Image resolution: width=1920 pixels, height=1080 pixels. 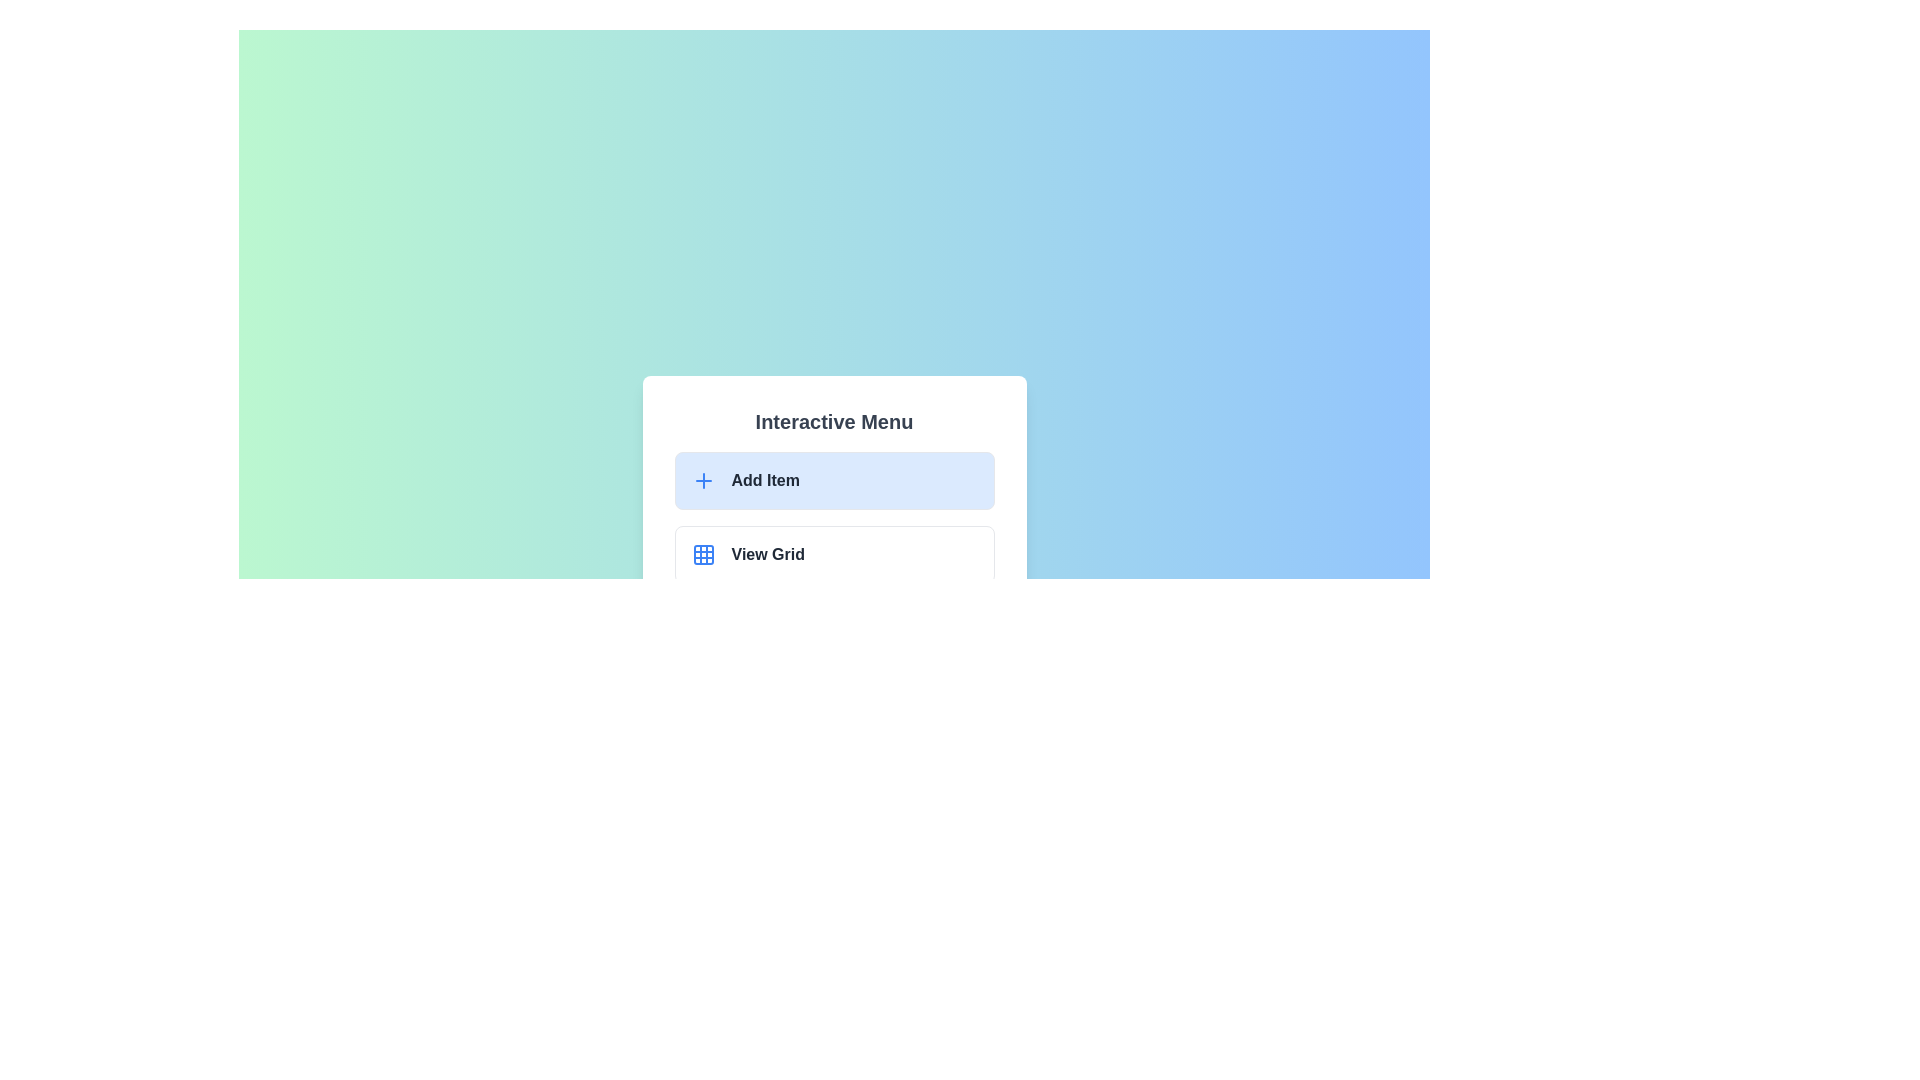 What do you see at coordinates (834, 555) in the screenshot?
I see `the menu item View Grid from the list` at bounding box center [834, 555].